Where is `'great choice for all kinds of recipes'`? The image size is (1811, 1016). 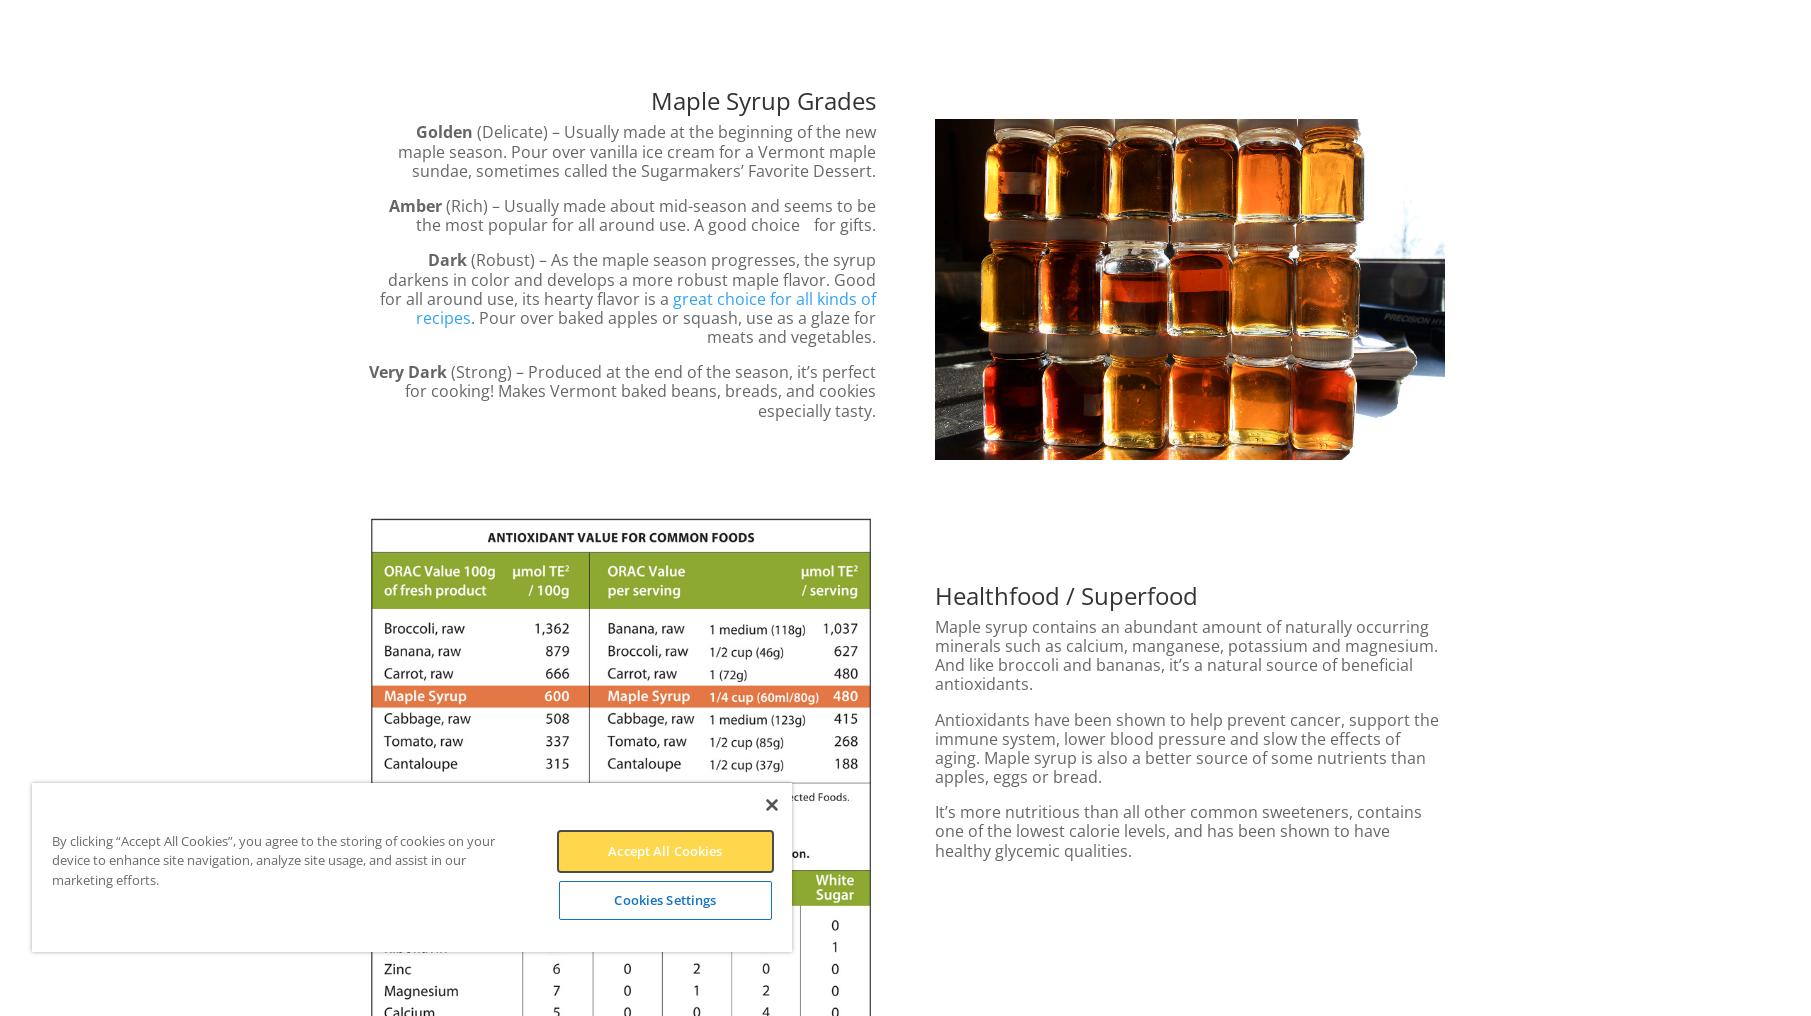
'great choice for all kinds of recipes' is located at coordinates (645, 306).